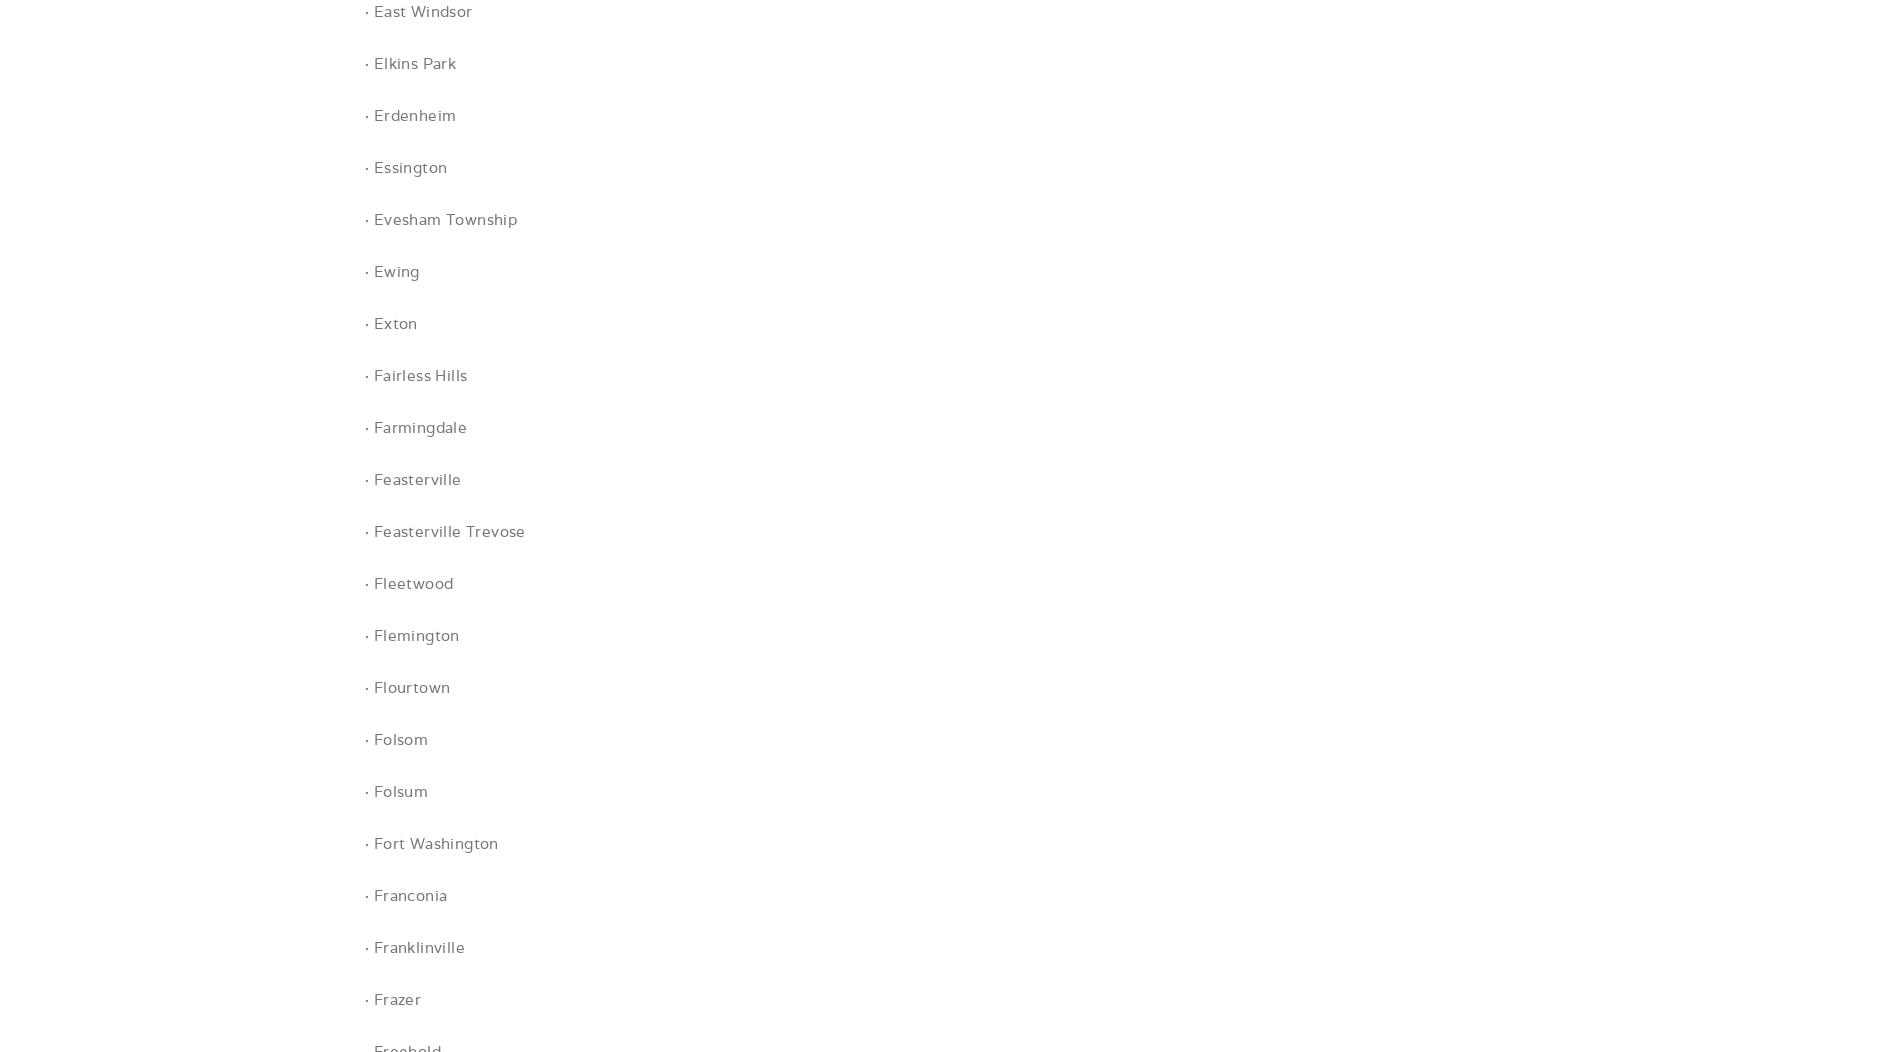 The height and width of the screenshot is (1052, 1900). I want to click on '· Evesham Township', so click(439, 219).